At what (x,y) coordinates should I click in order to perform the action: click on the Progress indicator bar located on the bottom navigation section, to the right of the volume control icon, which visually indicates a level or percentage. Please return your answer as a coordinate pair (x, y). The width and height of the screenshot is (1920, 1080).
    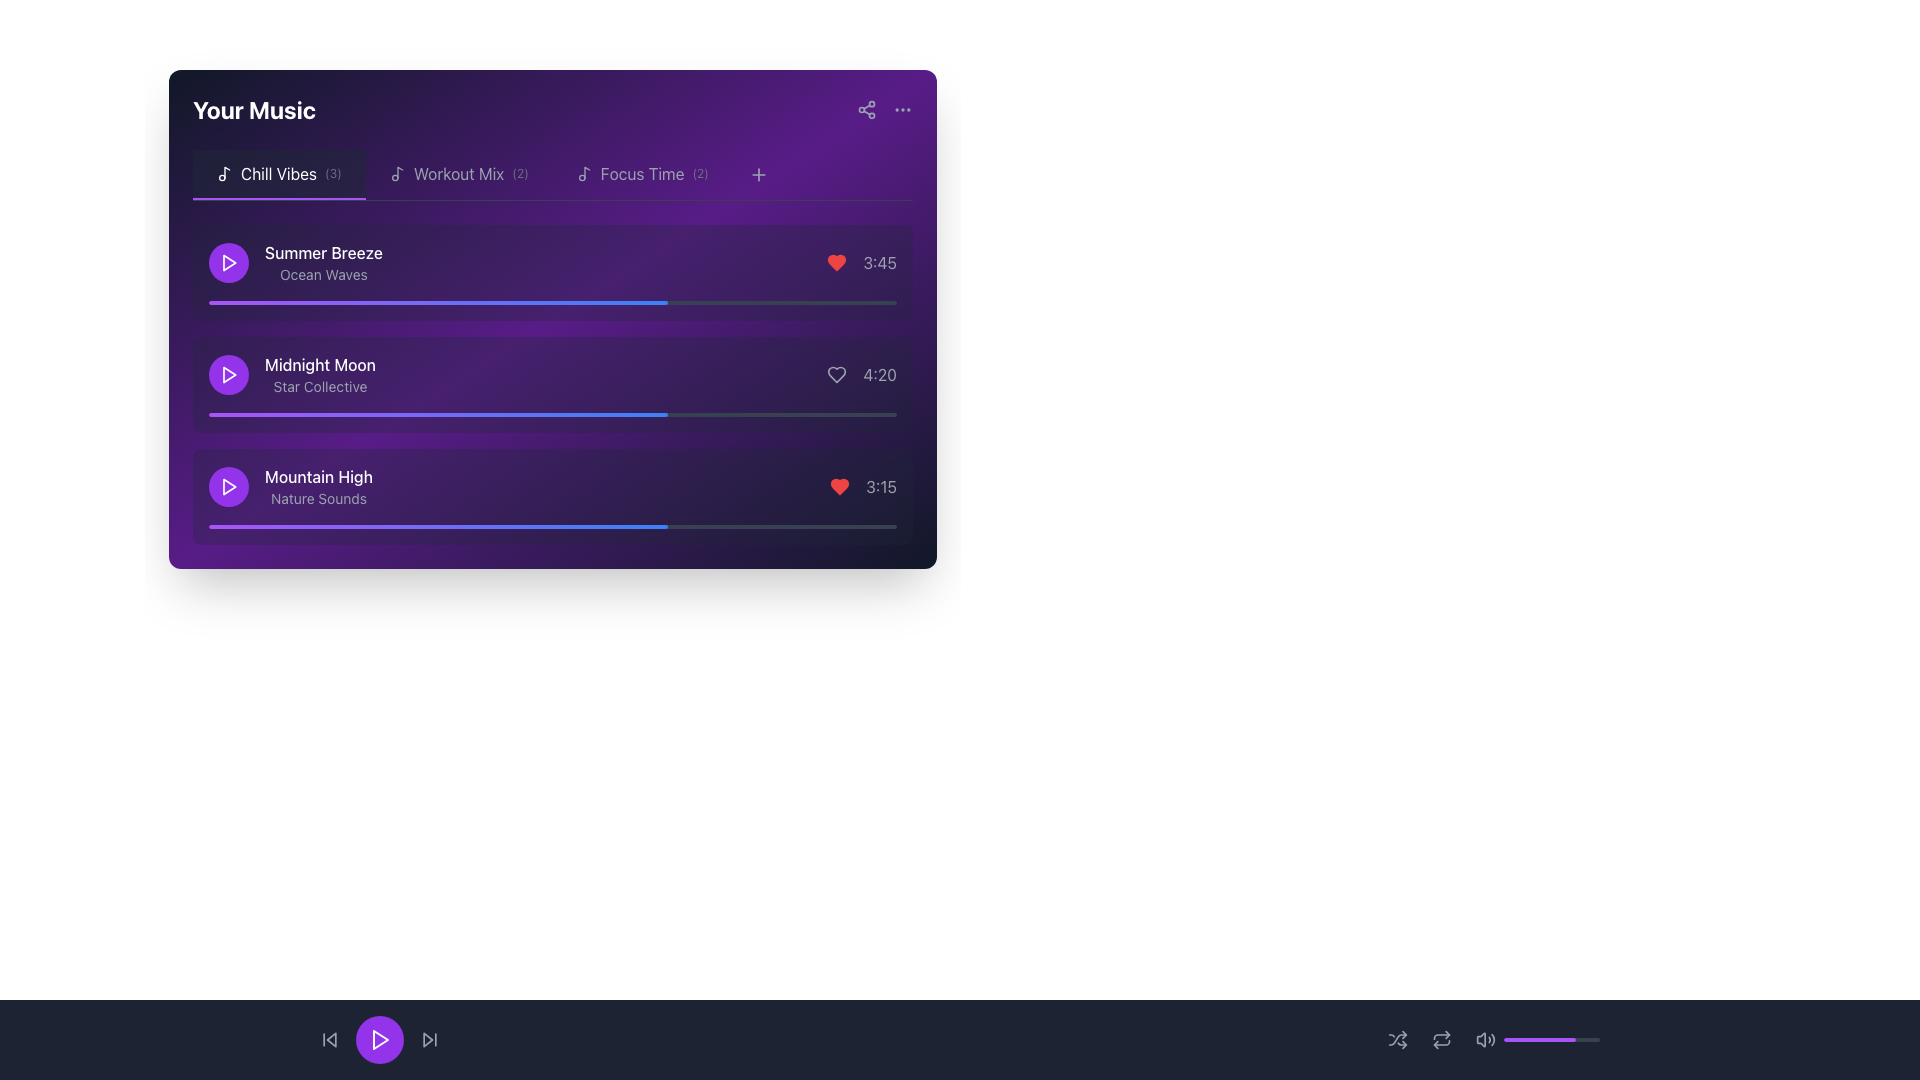
    Looking at the image, I should click on (1550, 1039).